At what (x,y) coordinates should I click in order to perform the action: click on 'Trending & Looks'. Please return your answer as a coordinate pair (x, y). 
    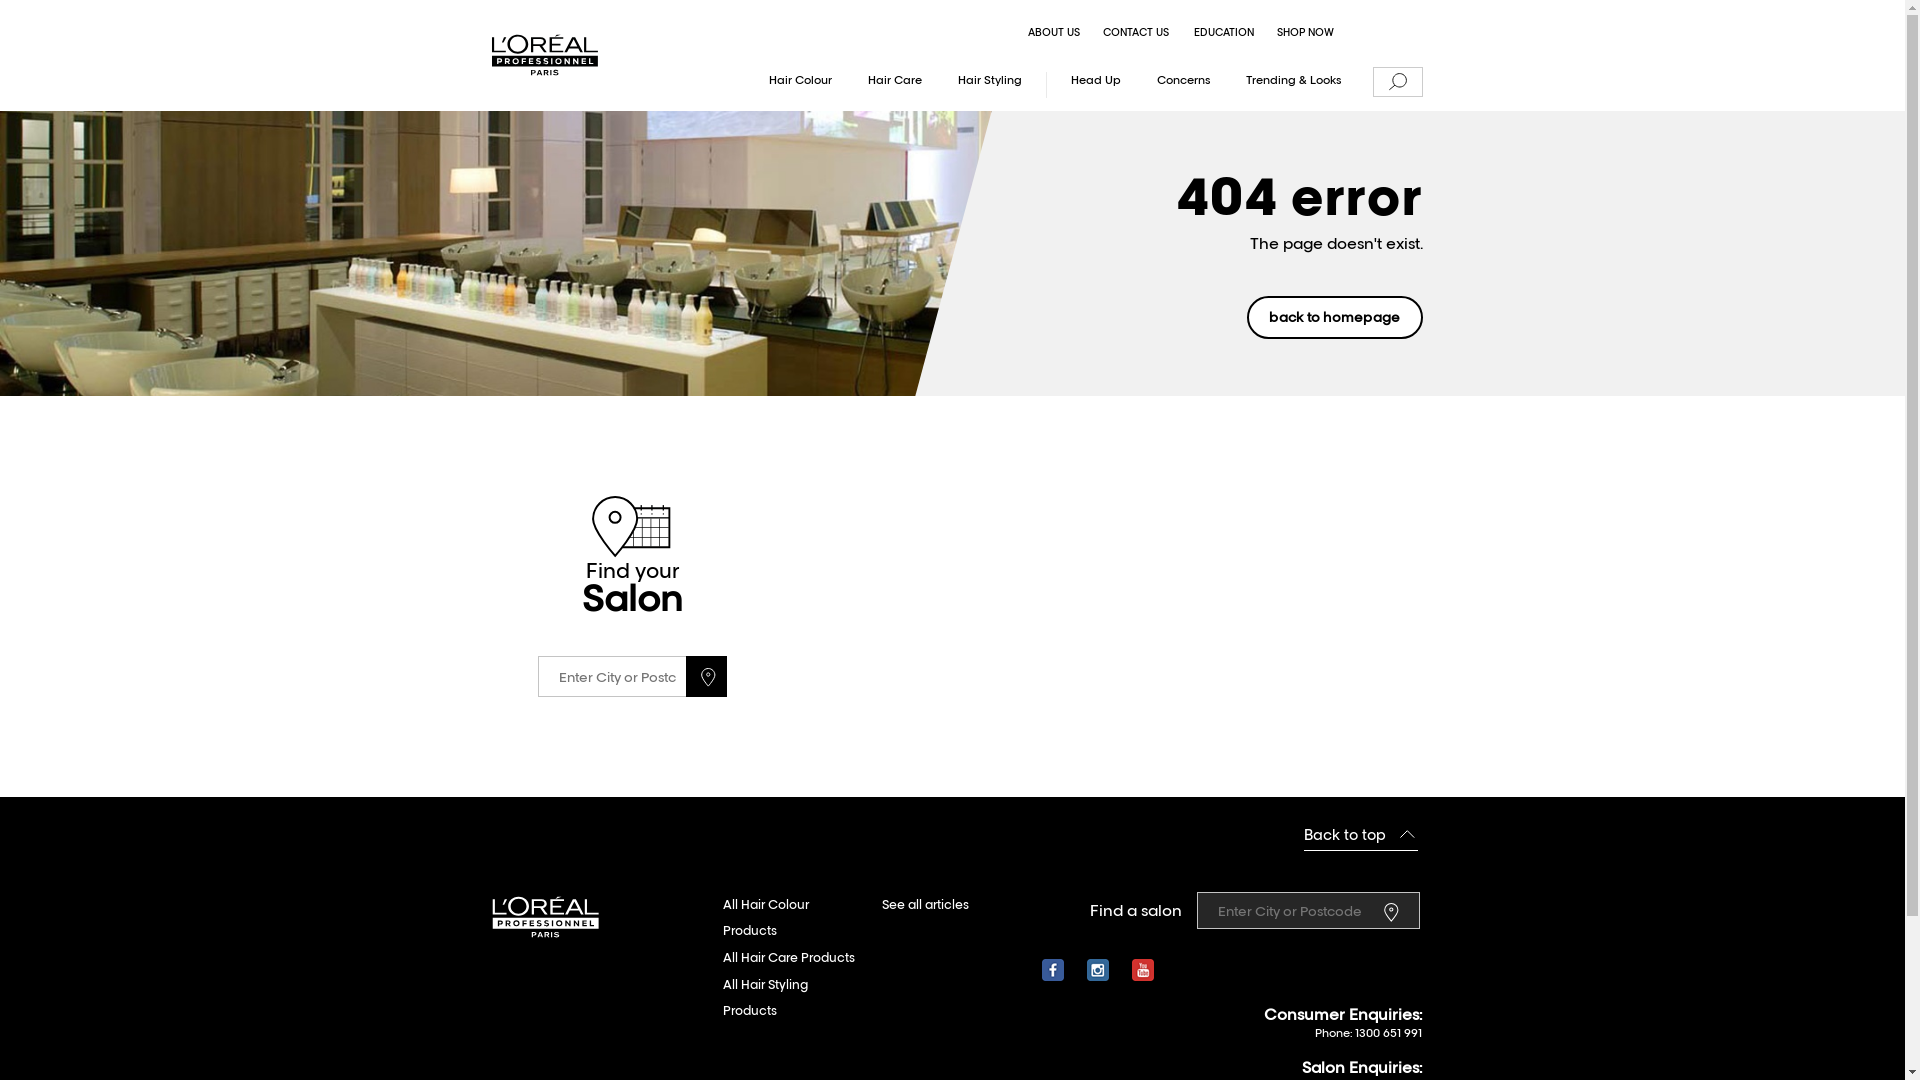
    Looking at the image, I should click on (1294, 83).